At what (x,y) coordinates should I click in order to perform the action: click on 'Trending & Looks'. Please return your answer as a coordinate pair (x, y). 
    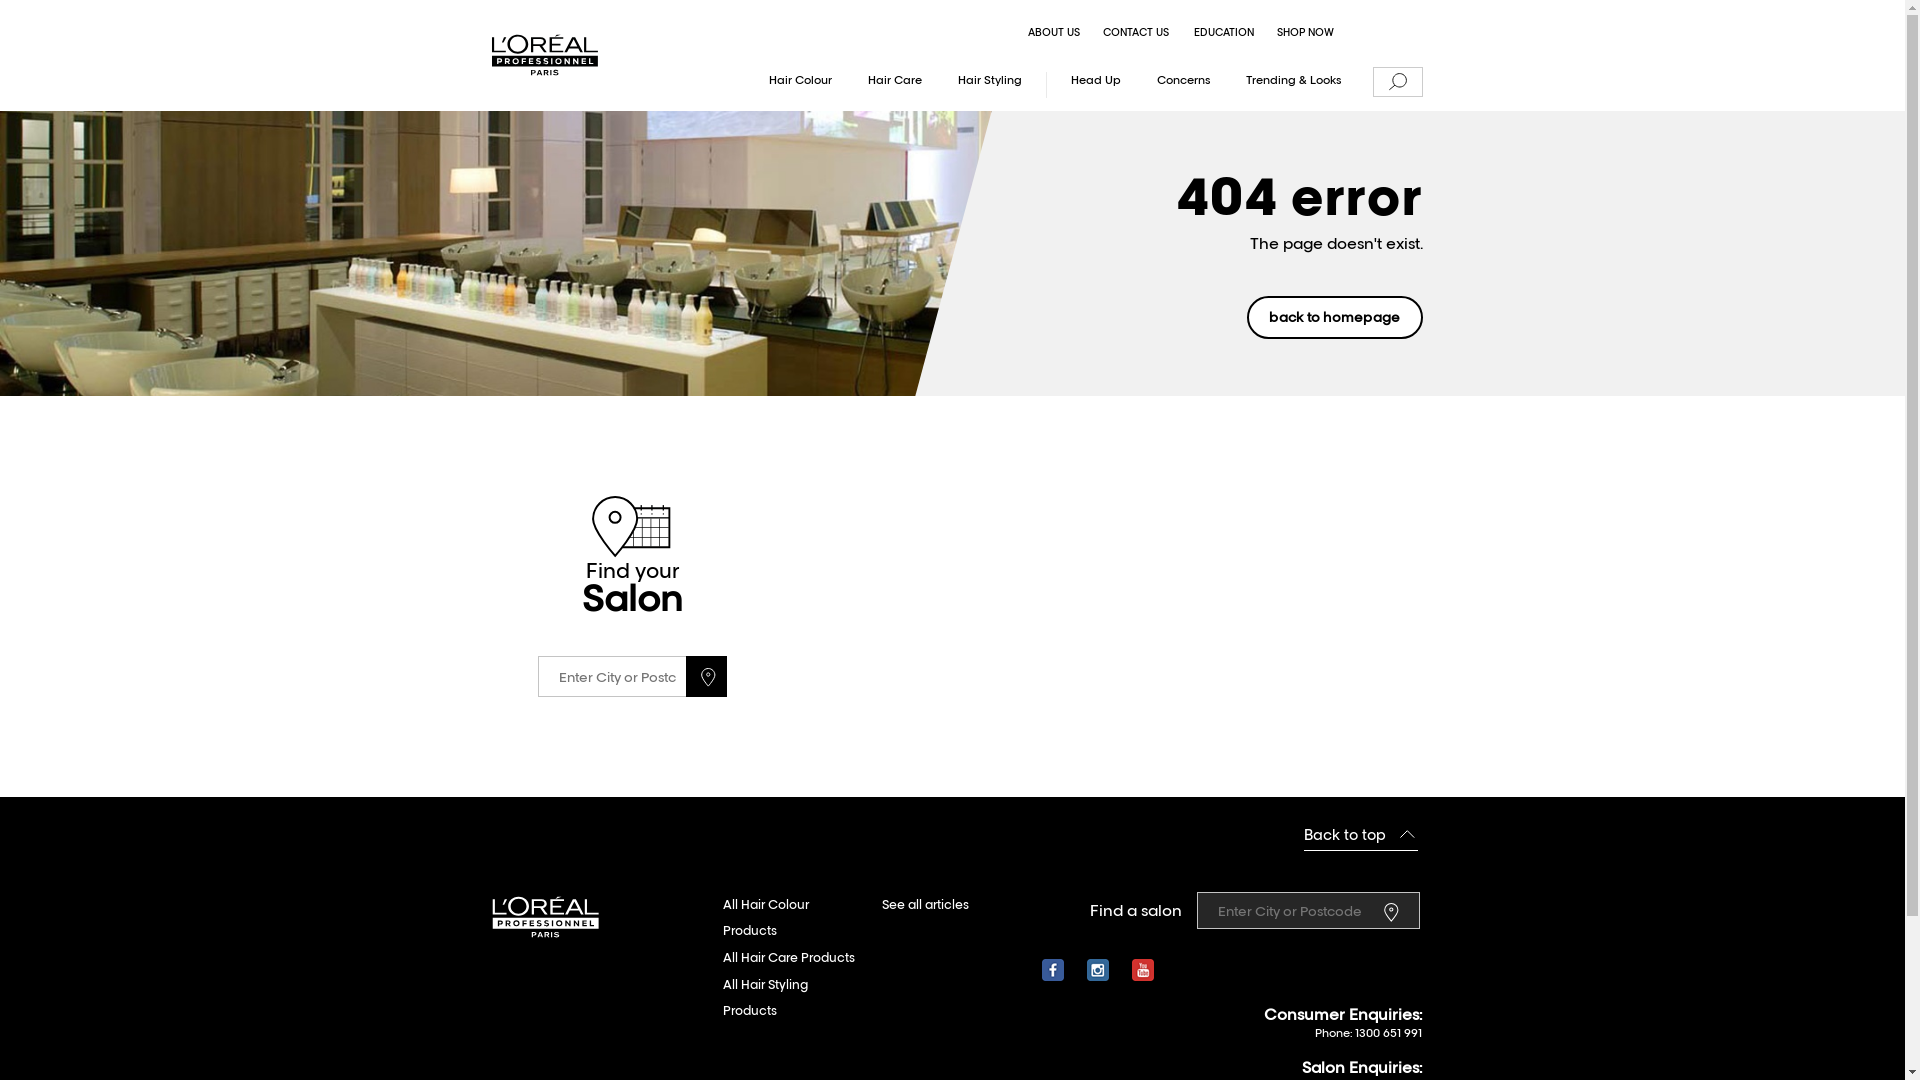
    Looking at the image, I should click on (1294, 83).